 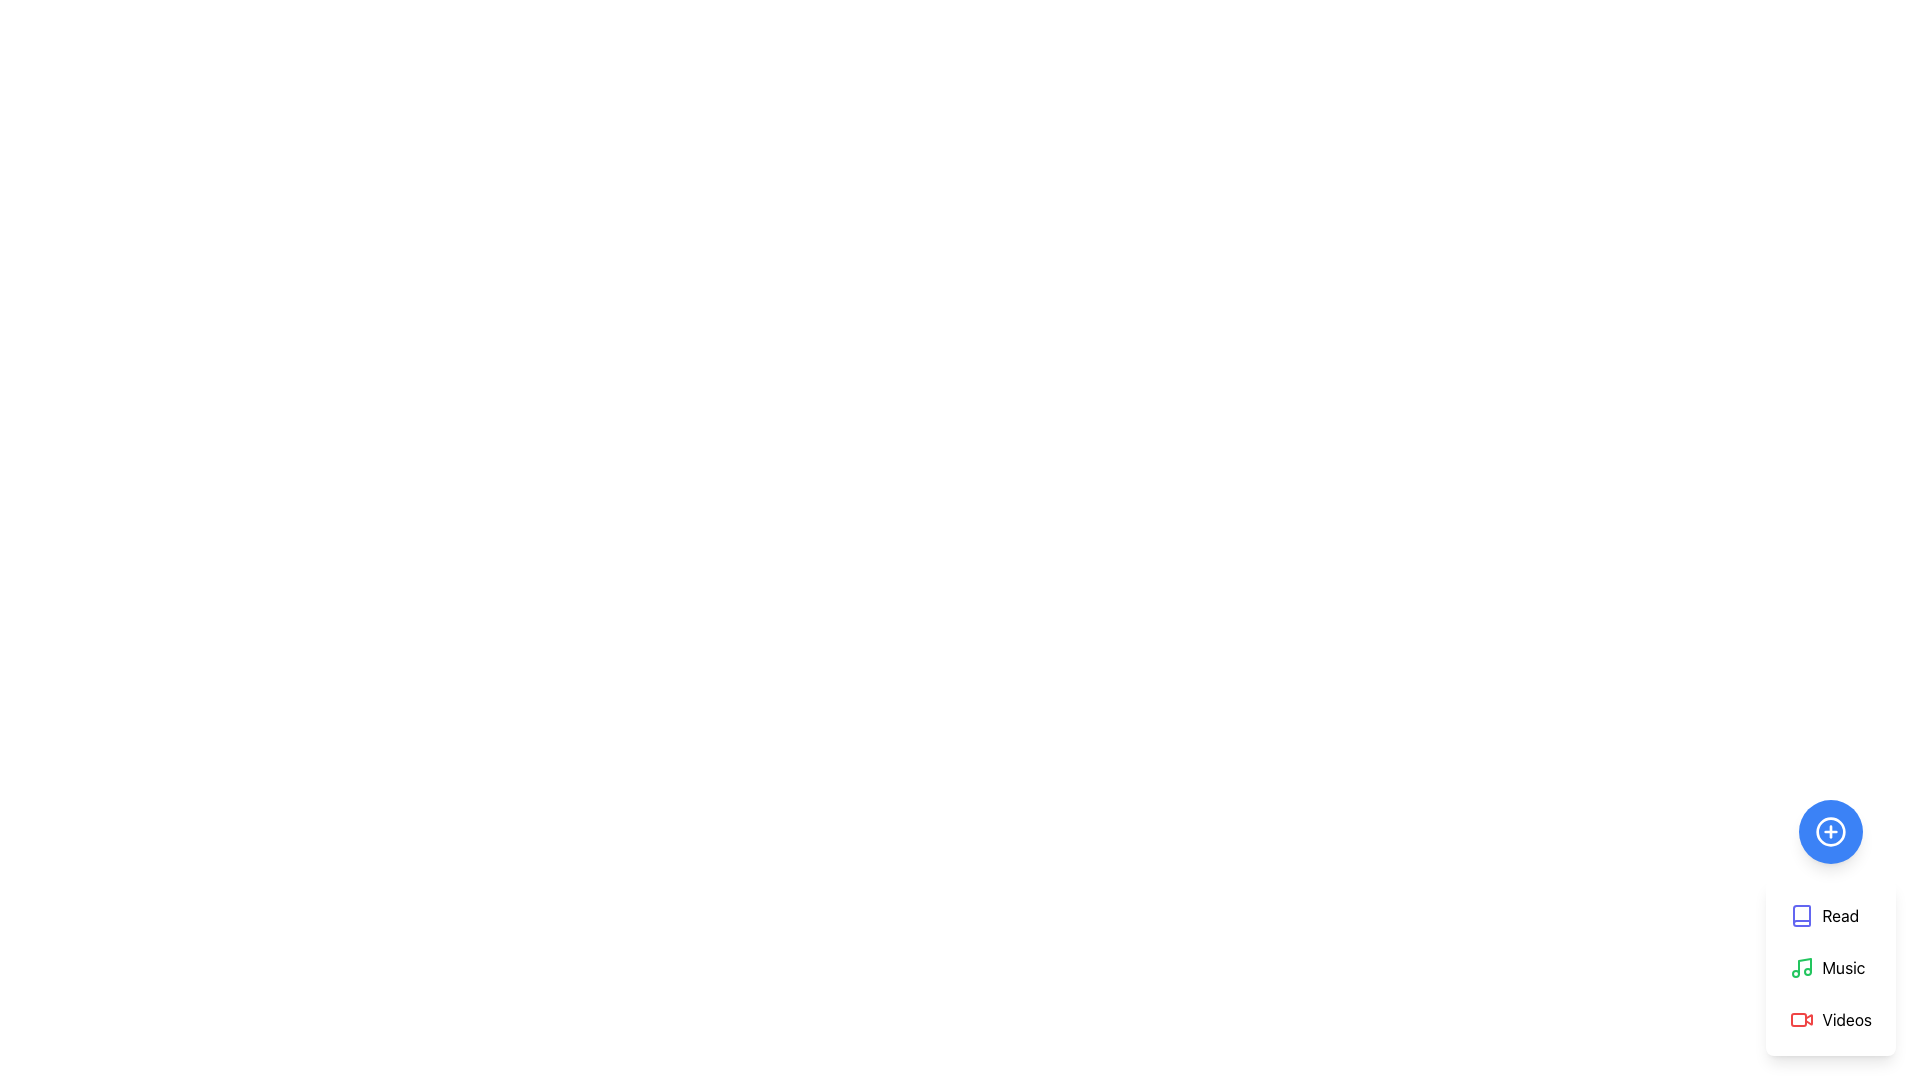 What do you see at coordinates (1802, 967) in the screenshot?
I see `the green music icon, which is located to the left of the text 'Music' in the menu, positioned between 'Read' and 'Videos'` at bounding box center [1802, 967].